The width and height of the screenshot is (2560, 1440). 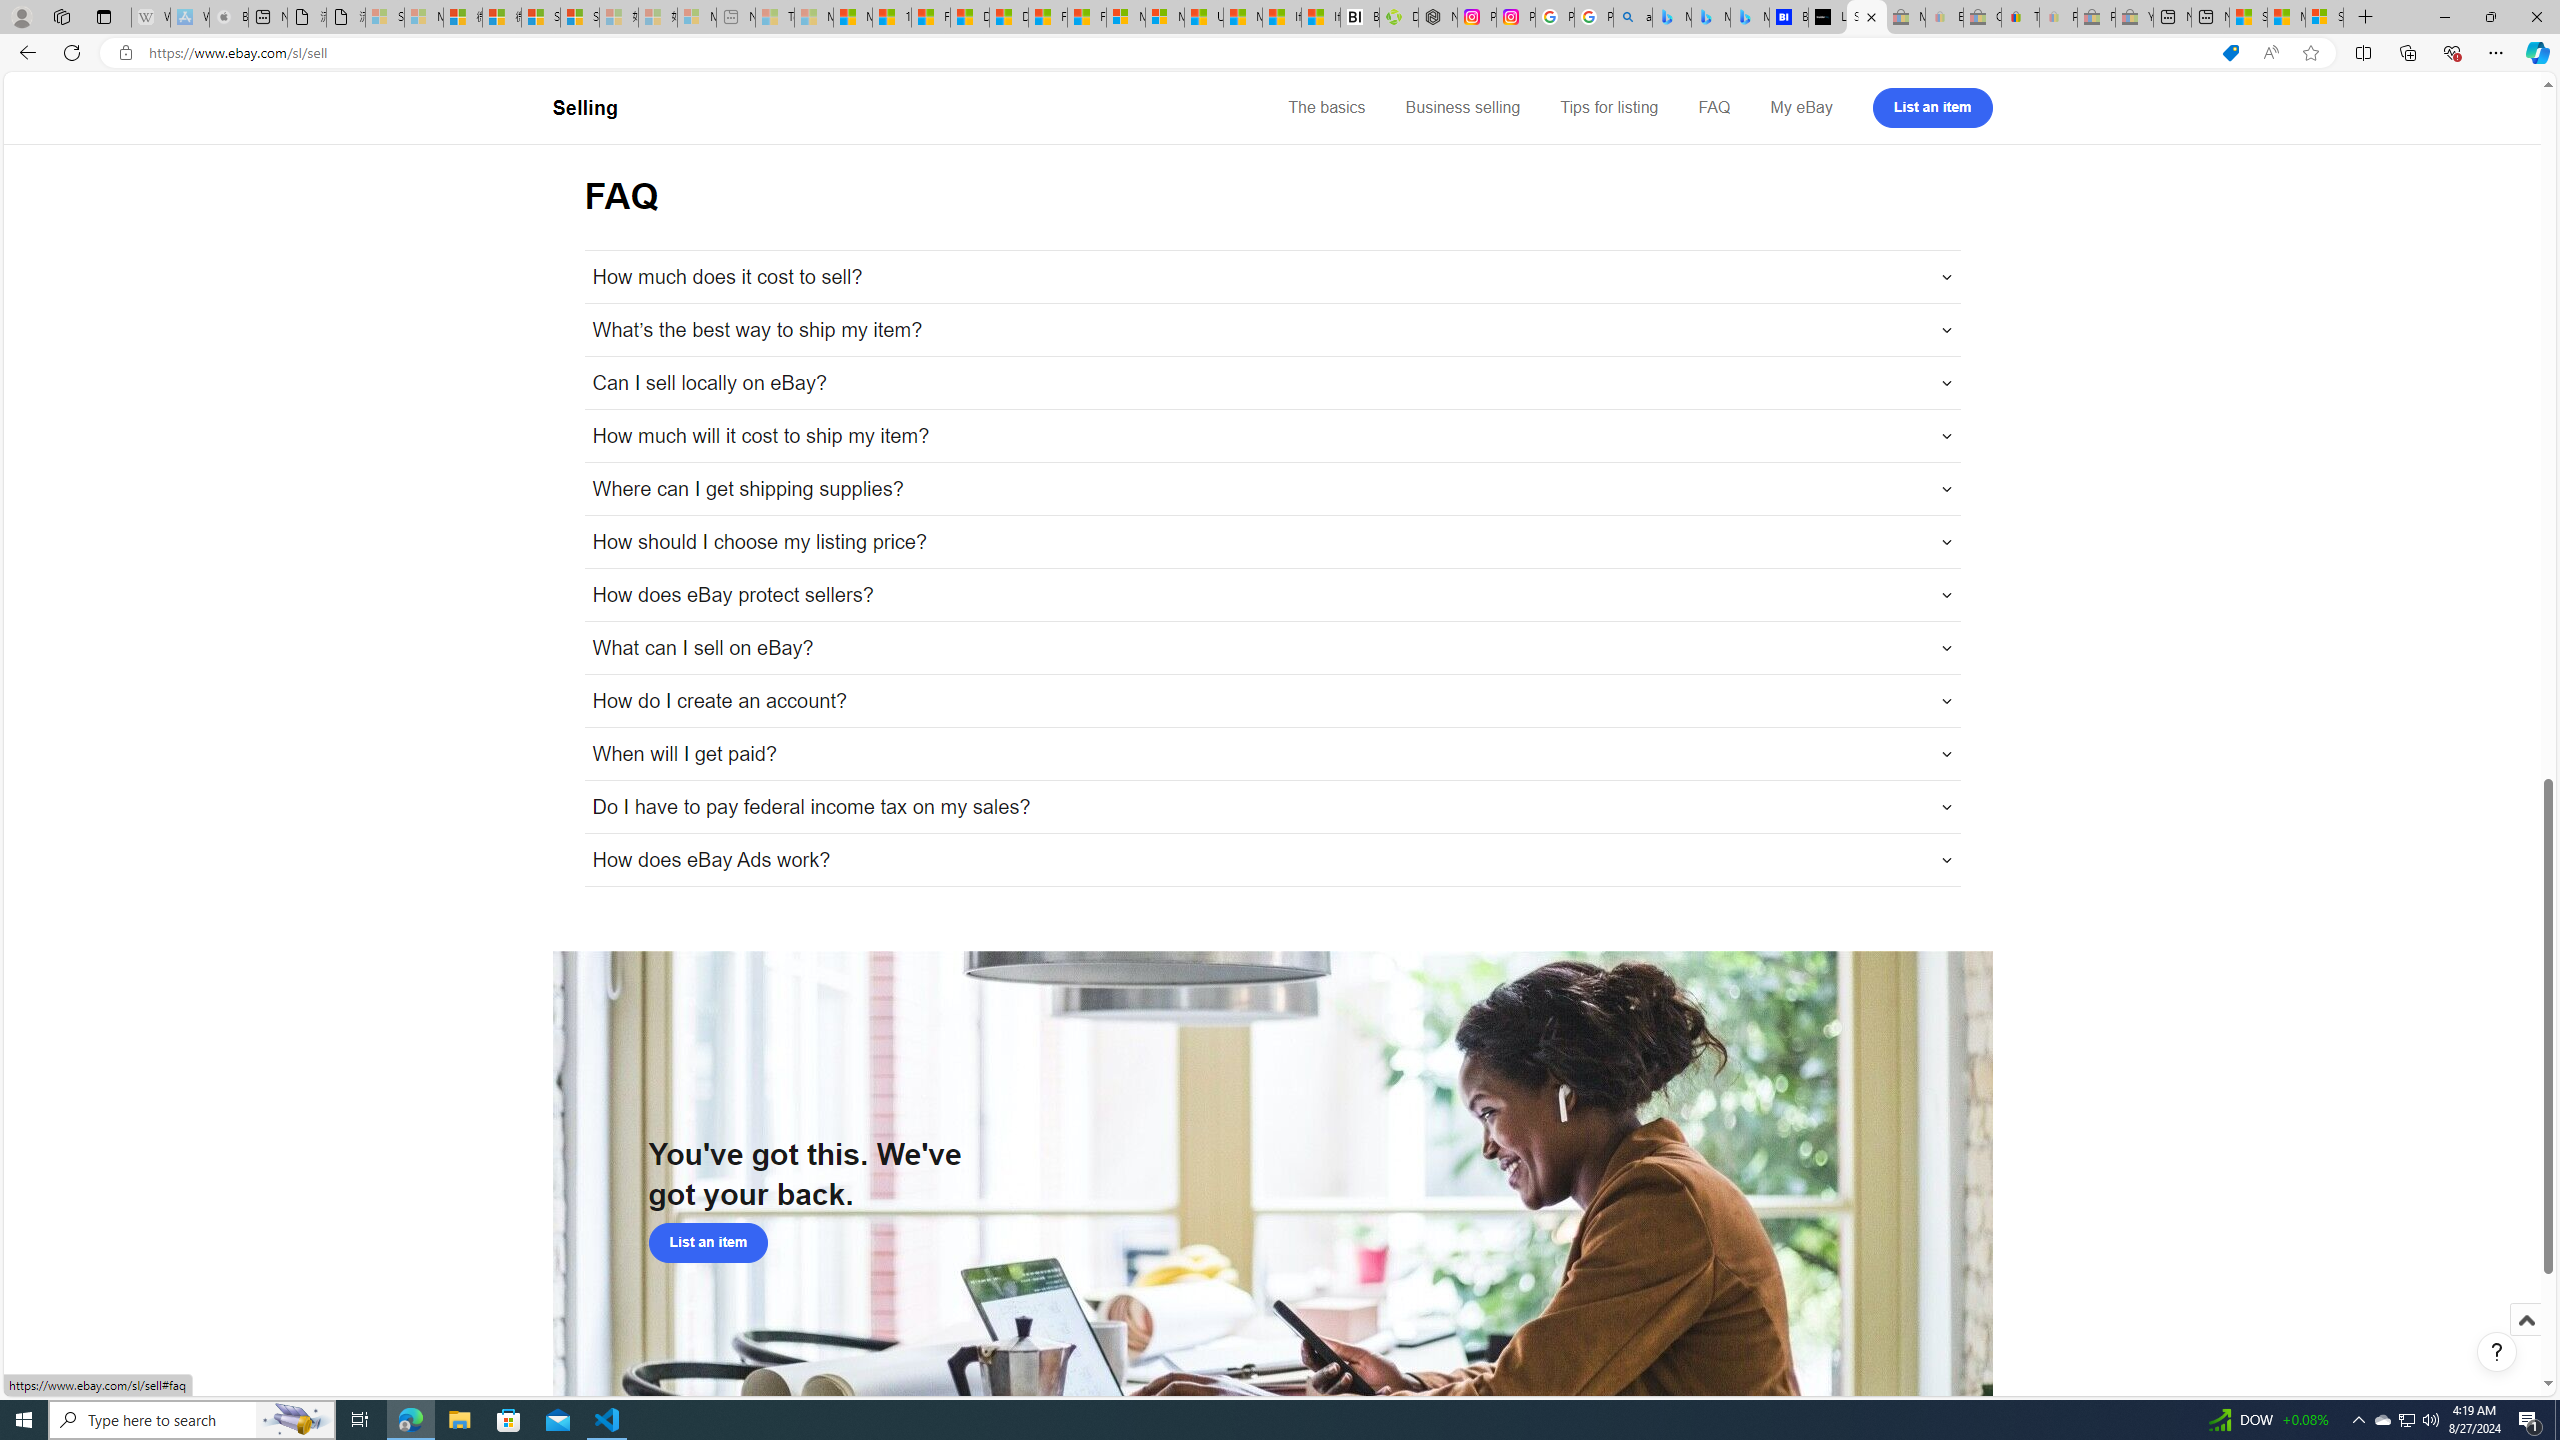 What do you see at coordinates (1271, 436) in the screenshot?
I see `'How much will it cost to ship my item?'` at bounding box center [1271, 436].